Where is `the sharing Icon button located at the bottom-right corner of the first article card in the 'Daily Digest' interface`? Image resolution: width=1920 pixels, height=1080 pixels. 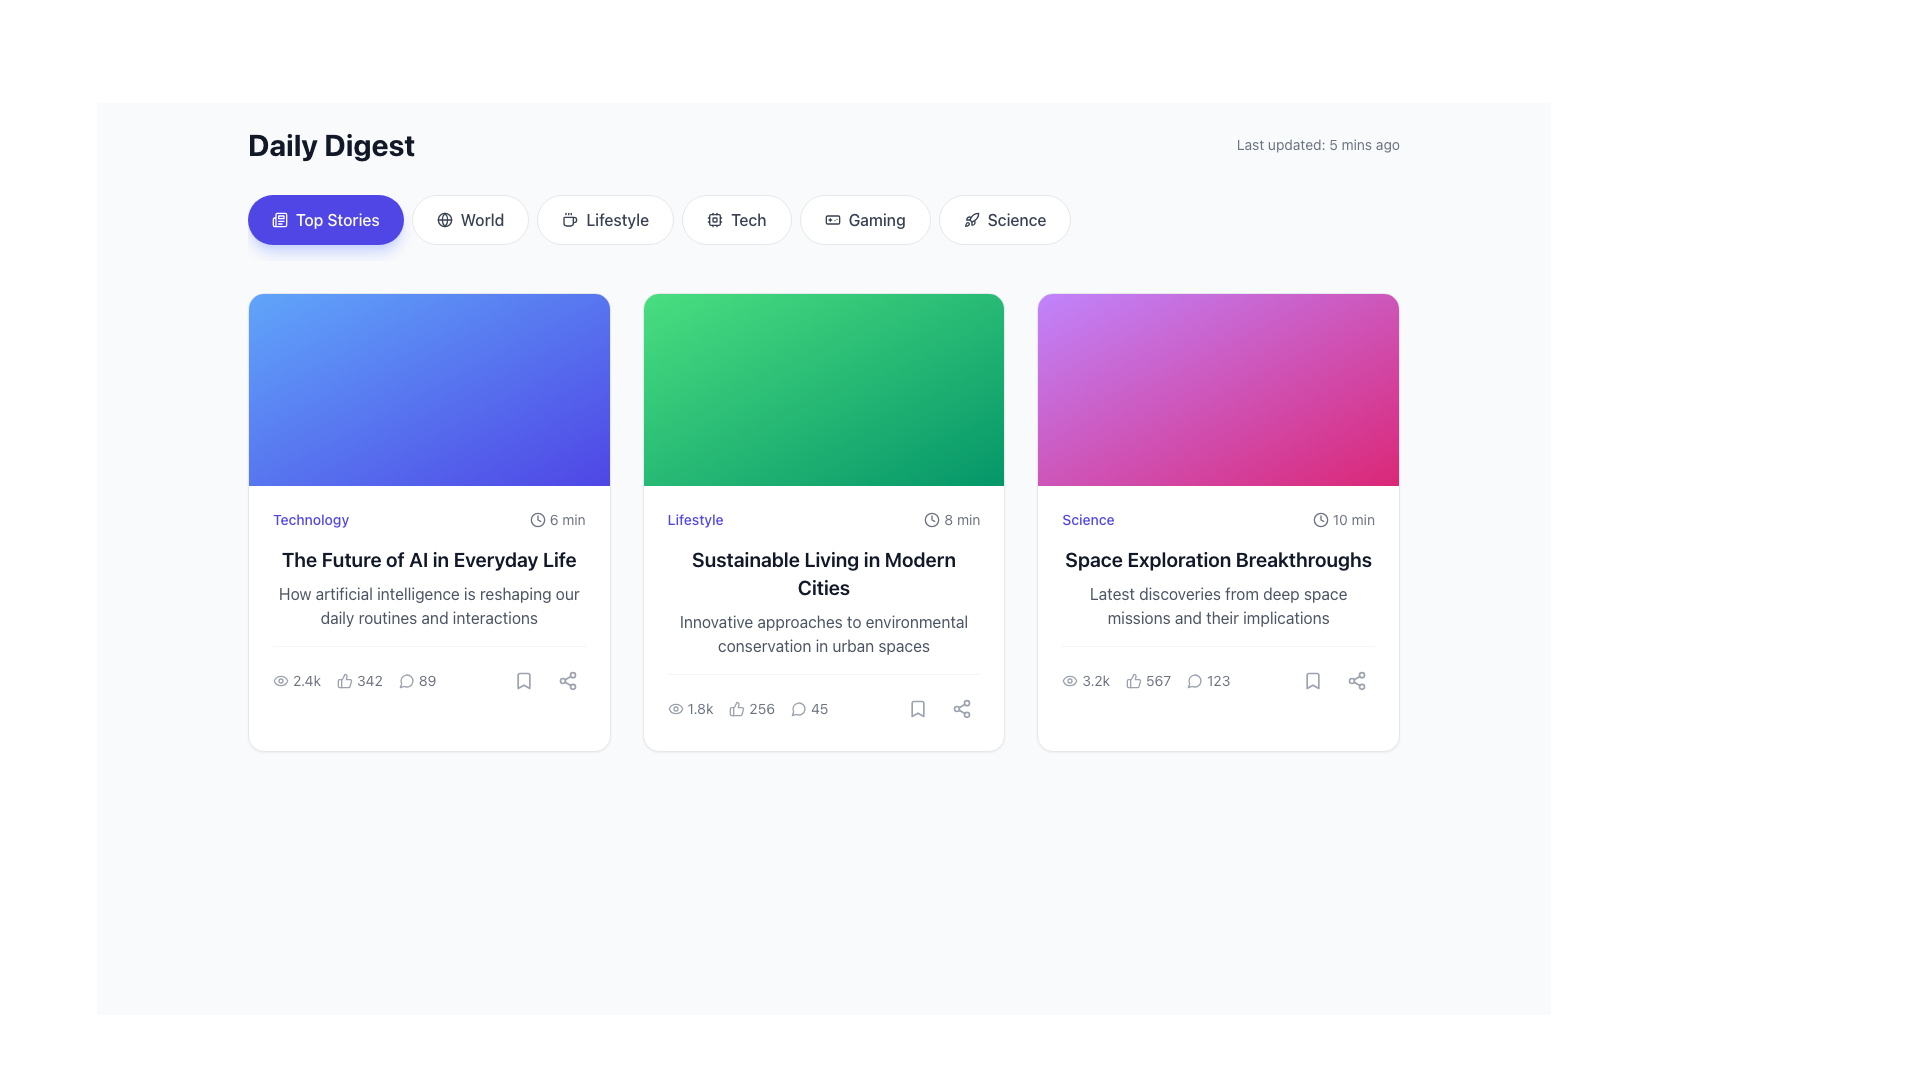
the sharing Icon button located at the bottom-right corner of the first article card in the 'Daily Digest' interface is located at coordinates (566, 680).